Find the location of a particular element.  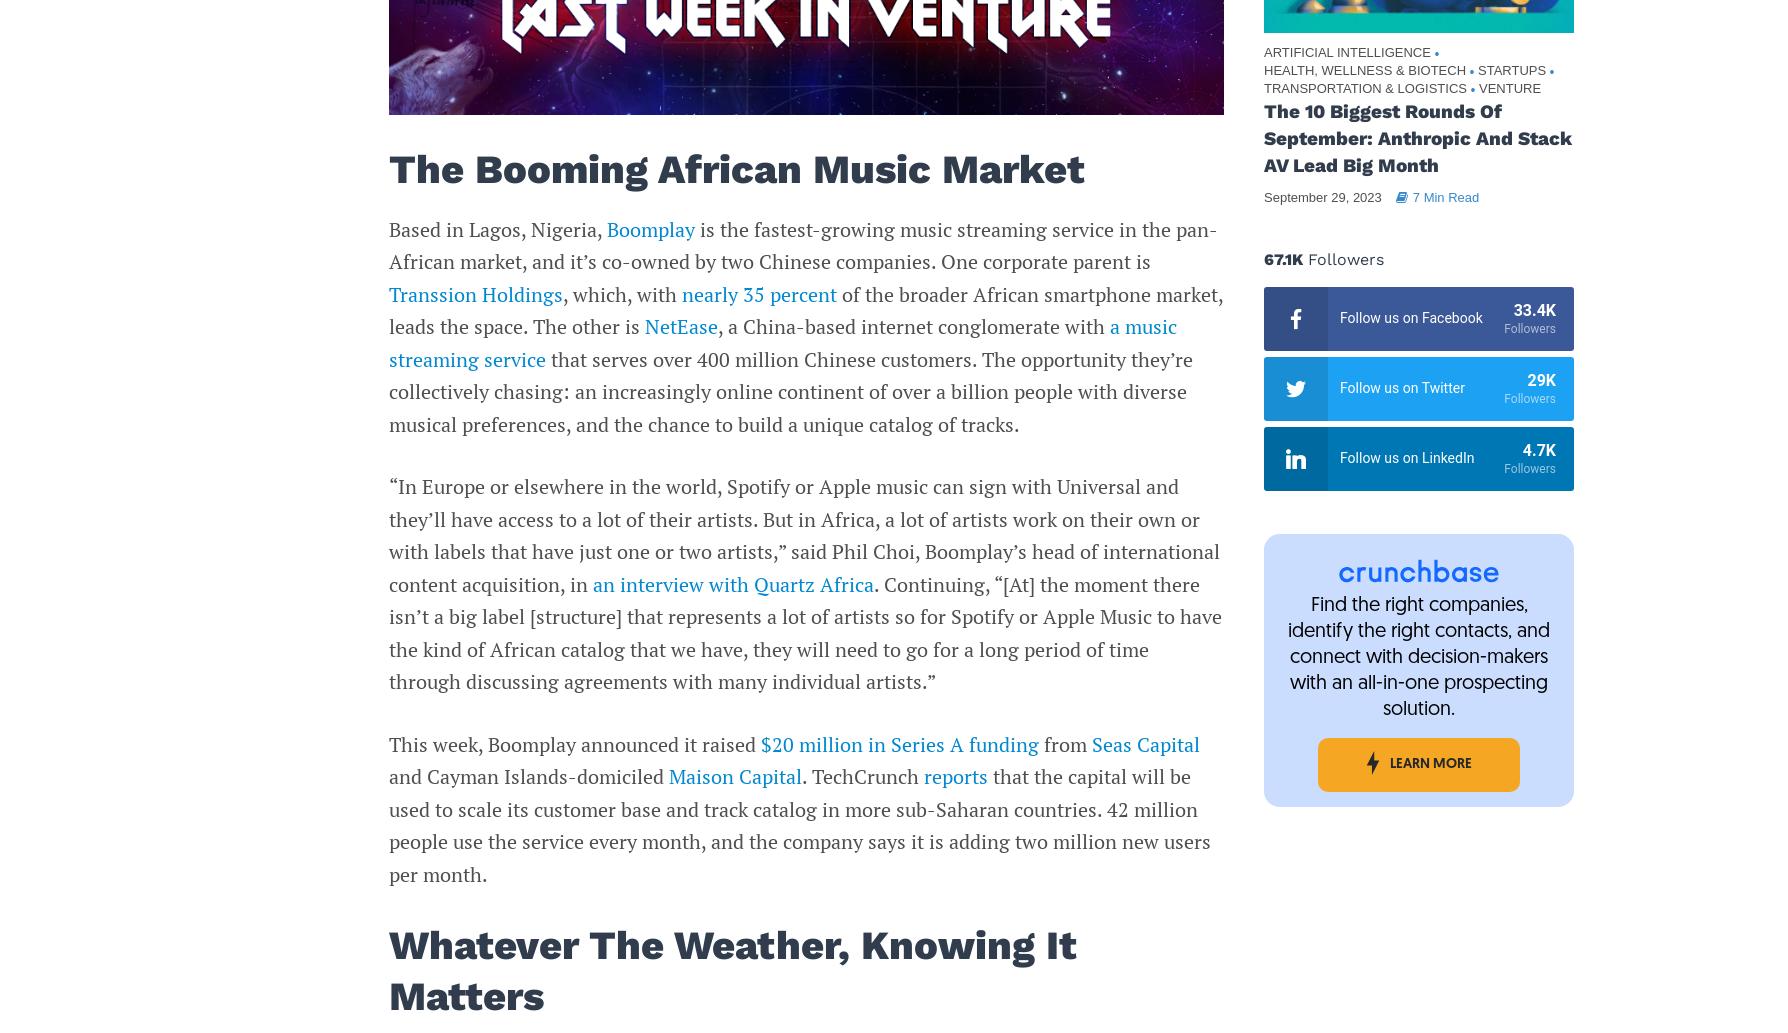

'33.4K' is located at coordinates (1534, 309).